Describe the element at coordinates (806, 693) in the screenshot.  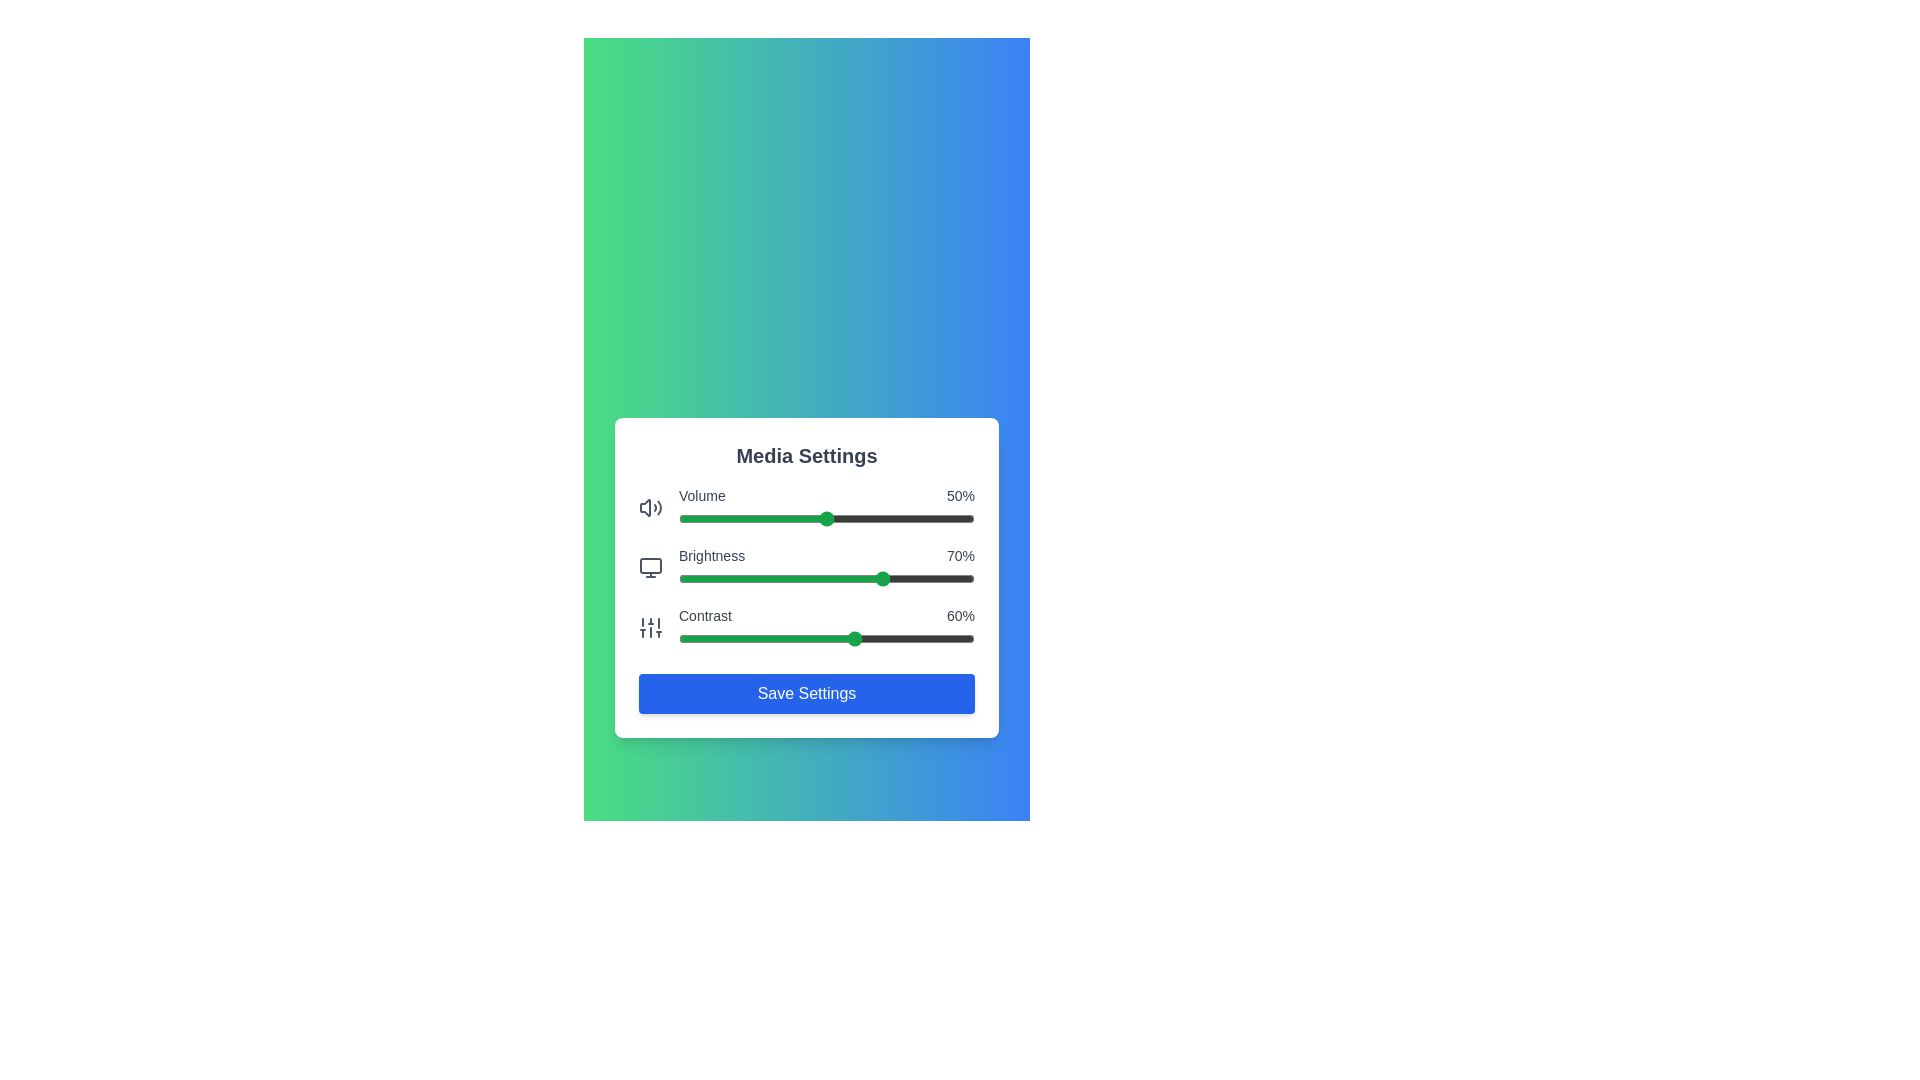
I see `the 'Save Settings' button to save the current media settings` at that location.